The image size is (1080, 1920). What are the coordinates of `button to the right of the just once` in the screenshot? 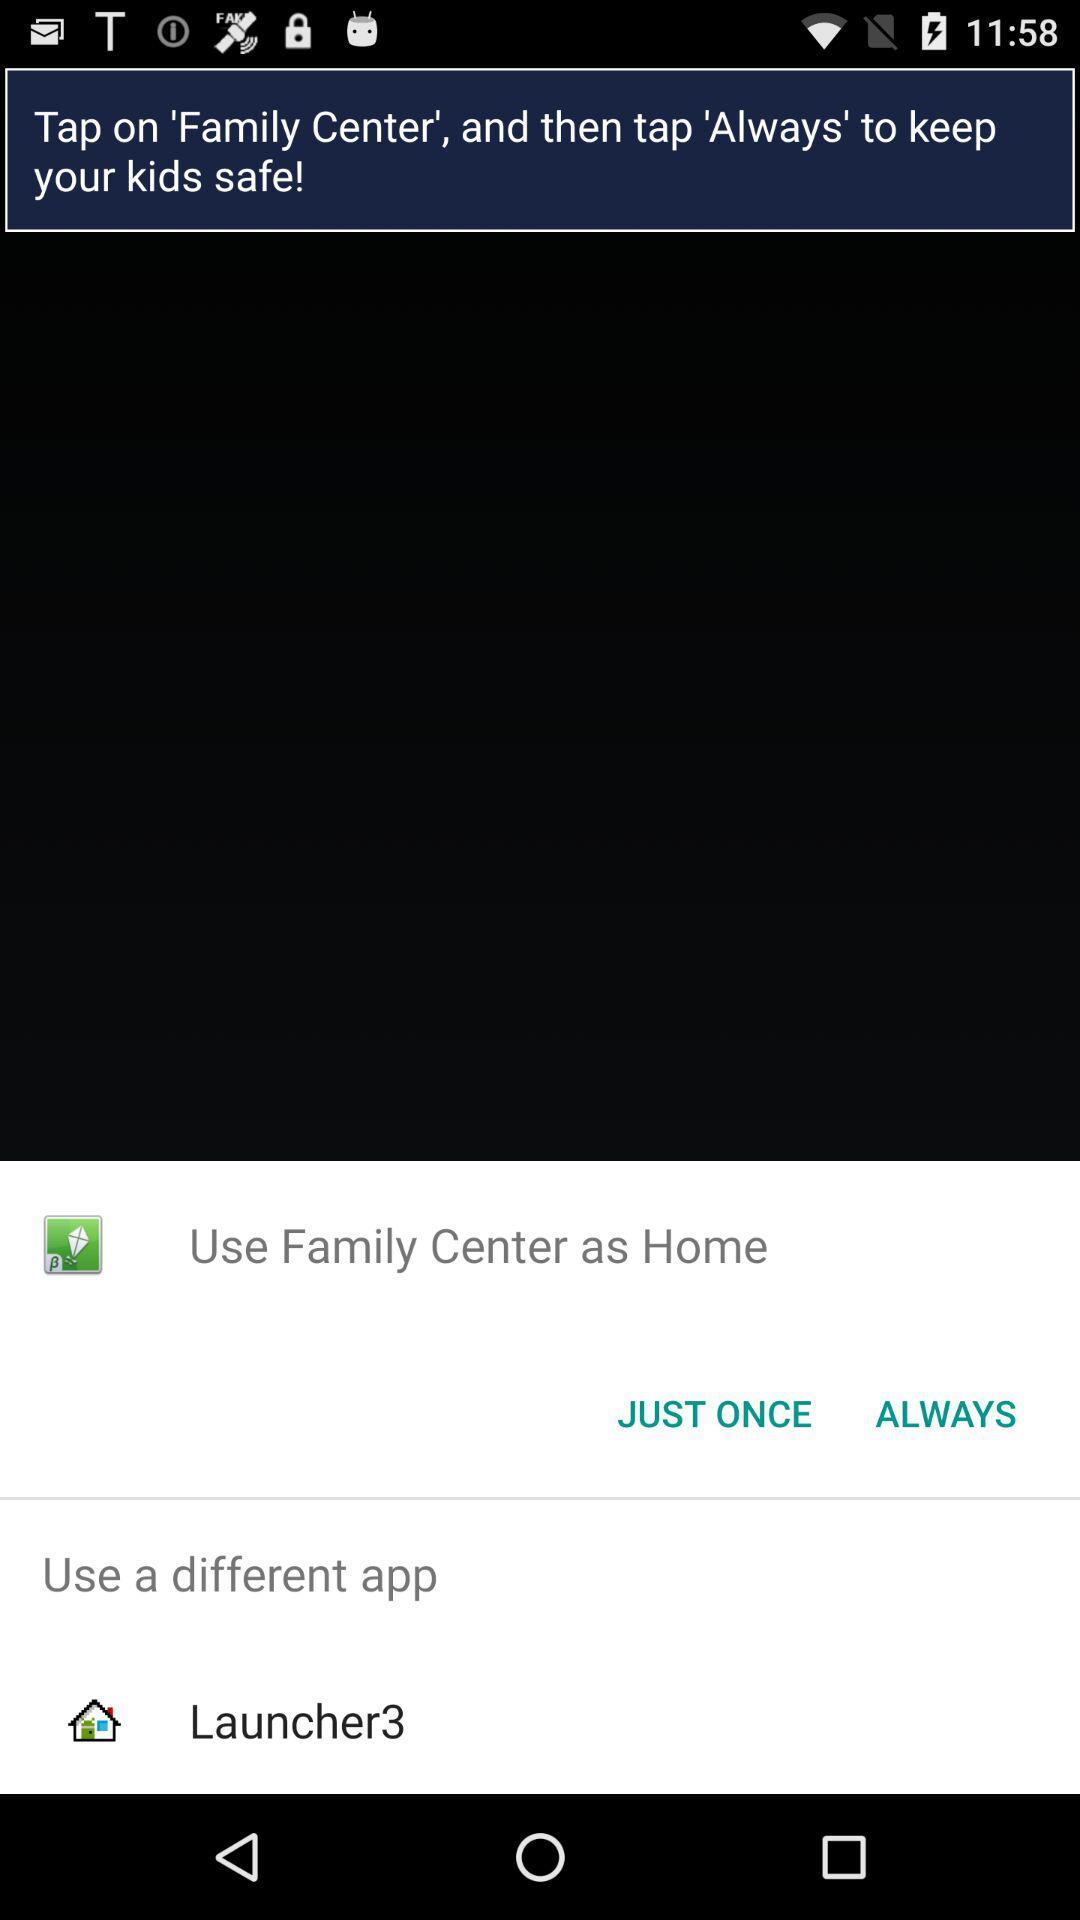 It's located at (945, 1411).